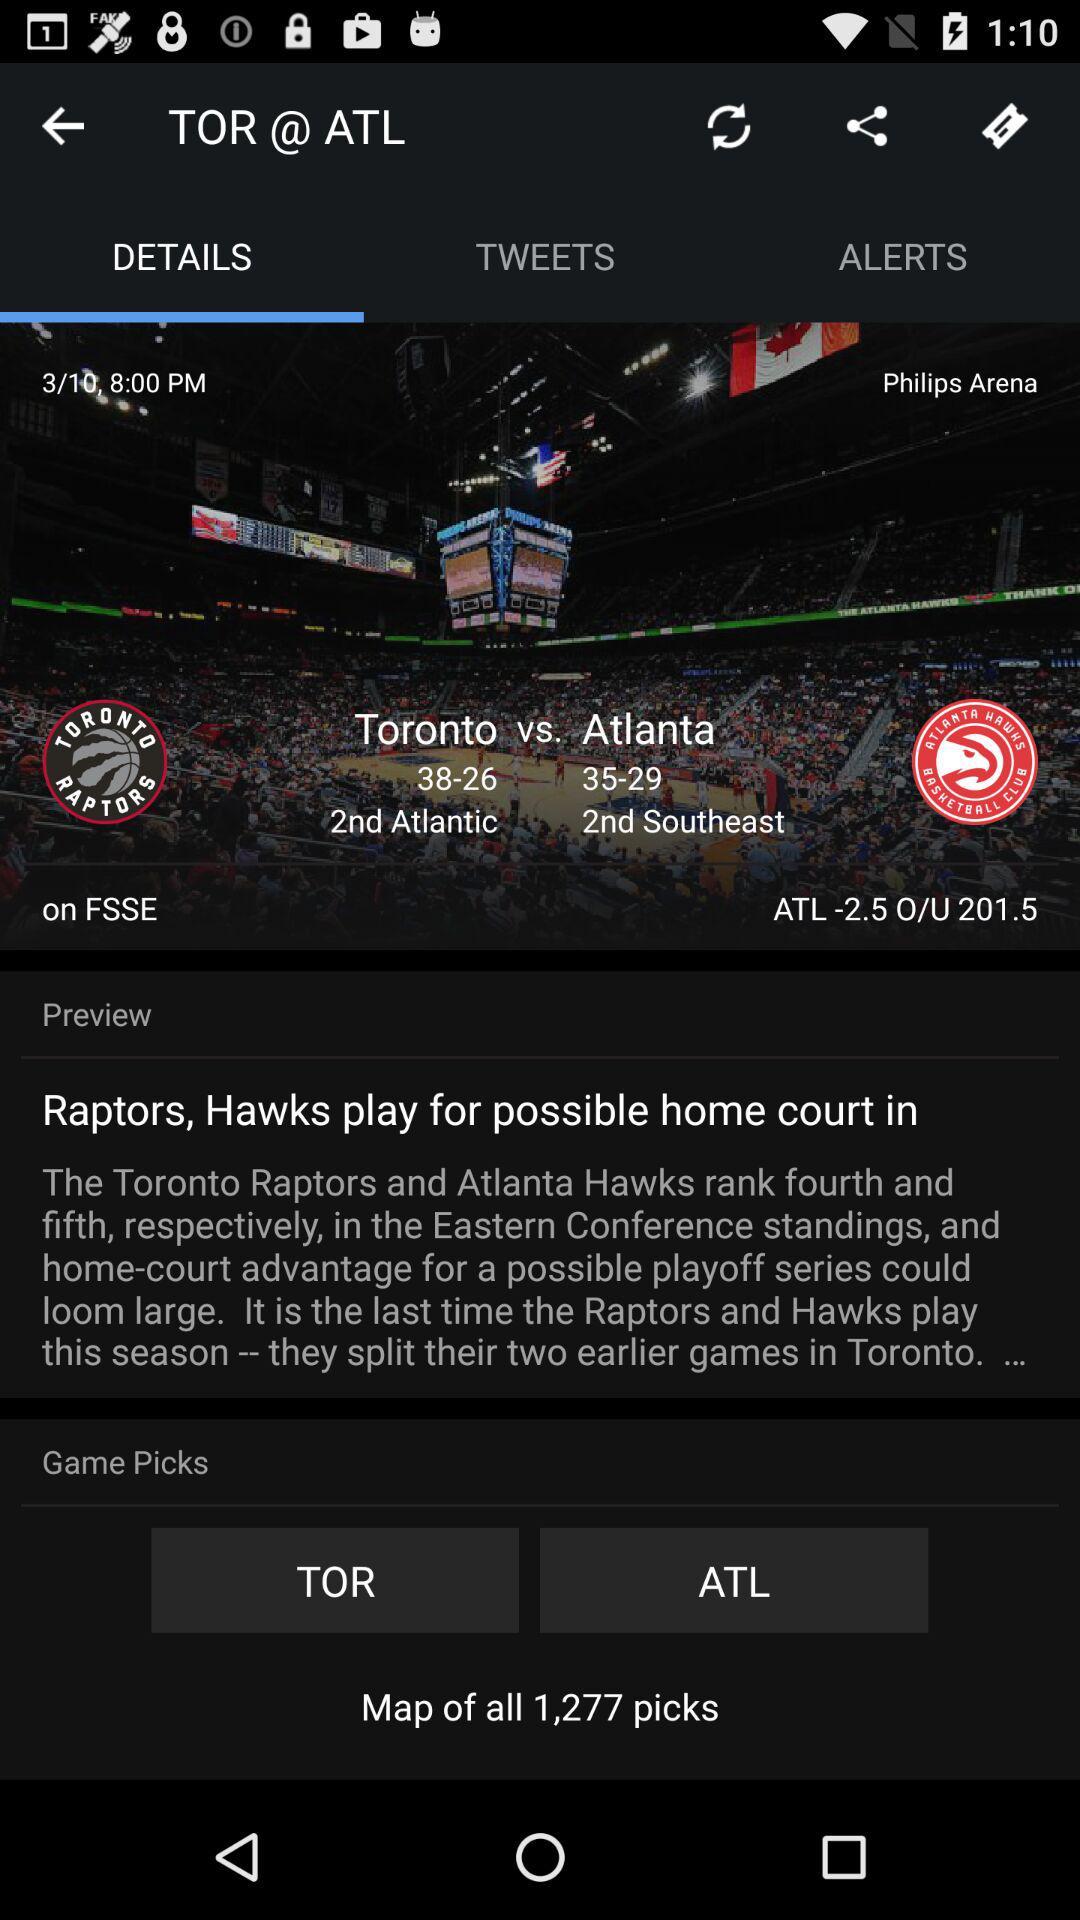 The image size is (1080, 1920). I want to click on the arrow_backward icon, so click(61, 133).